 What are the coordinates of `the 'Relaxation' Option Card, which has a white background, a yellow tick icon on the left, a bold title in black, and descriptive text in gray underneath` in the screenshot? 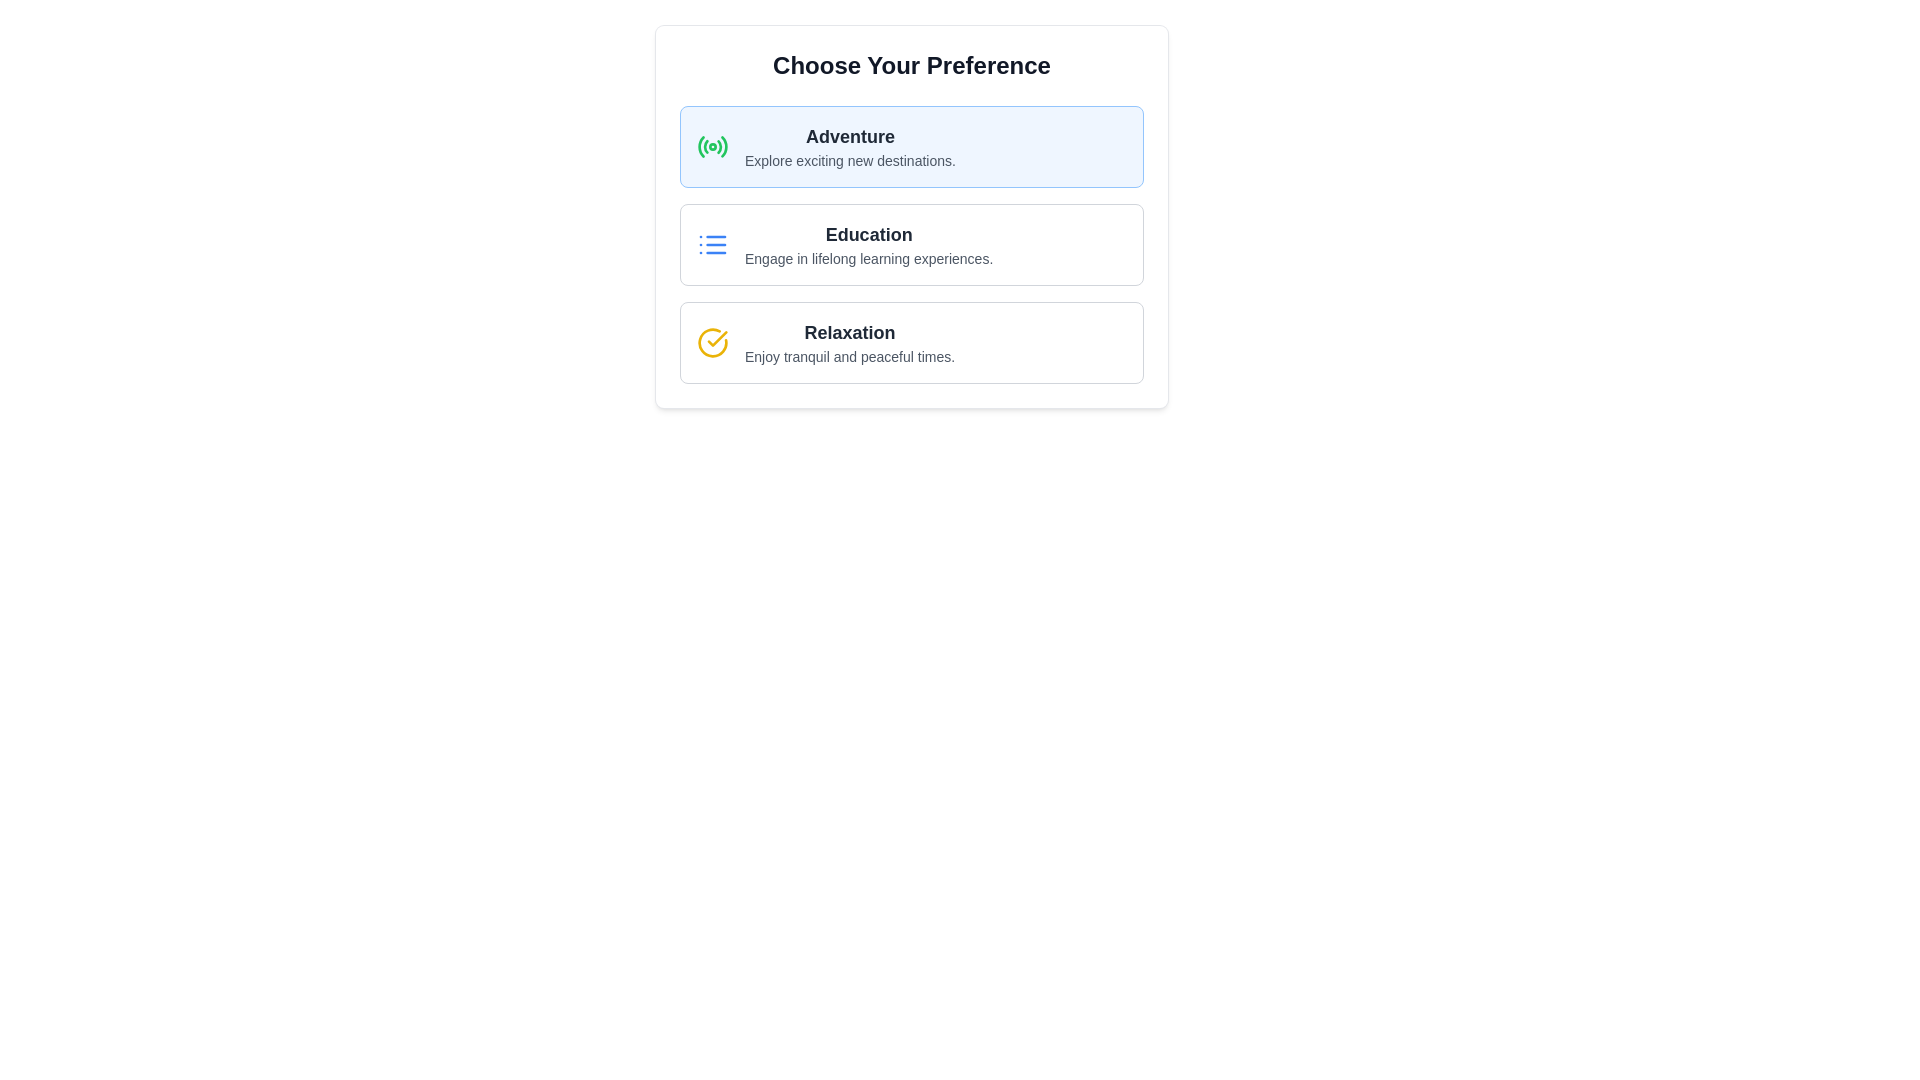 It's located at (911, 342).